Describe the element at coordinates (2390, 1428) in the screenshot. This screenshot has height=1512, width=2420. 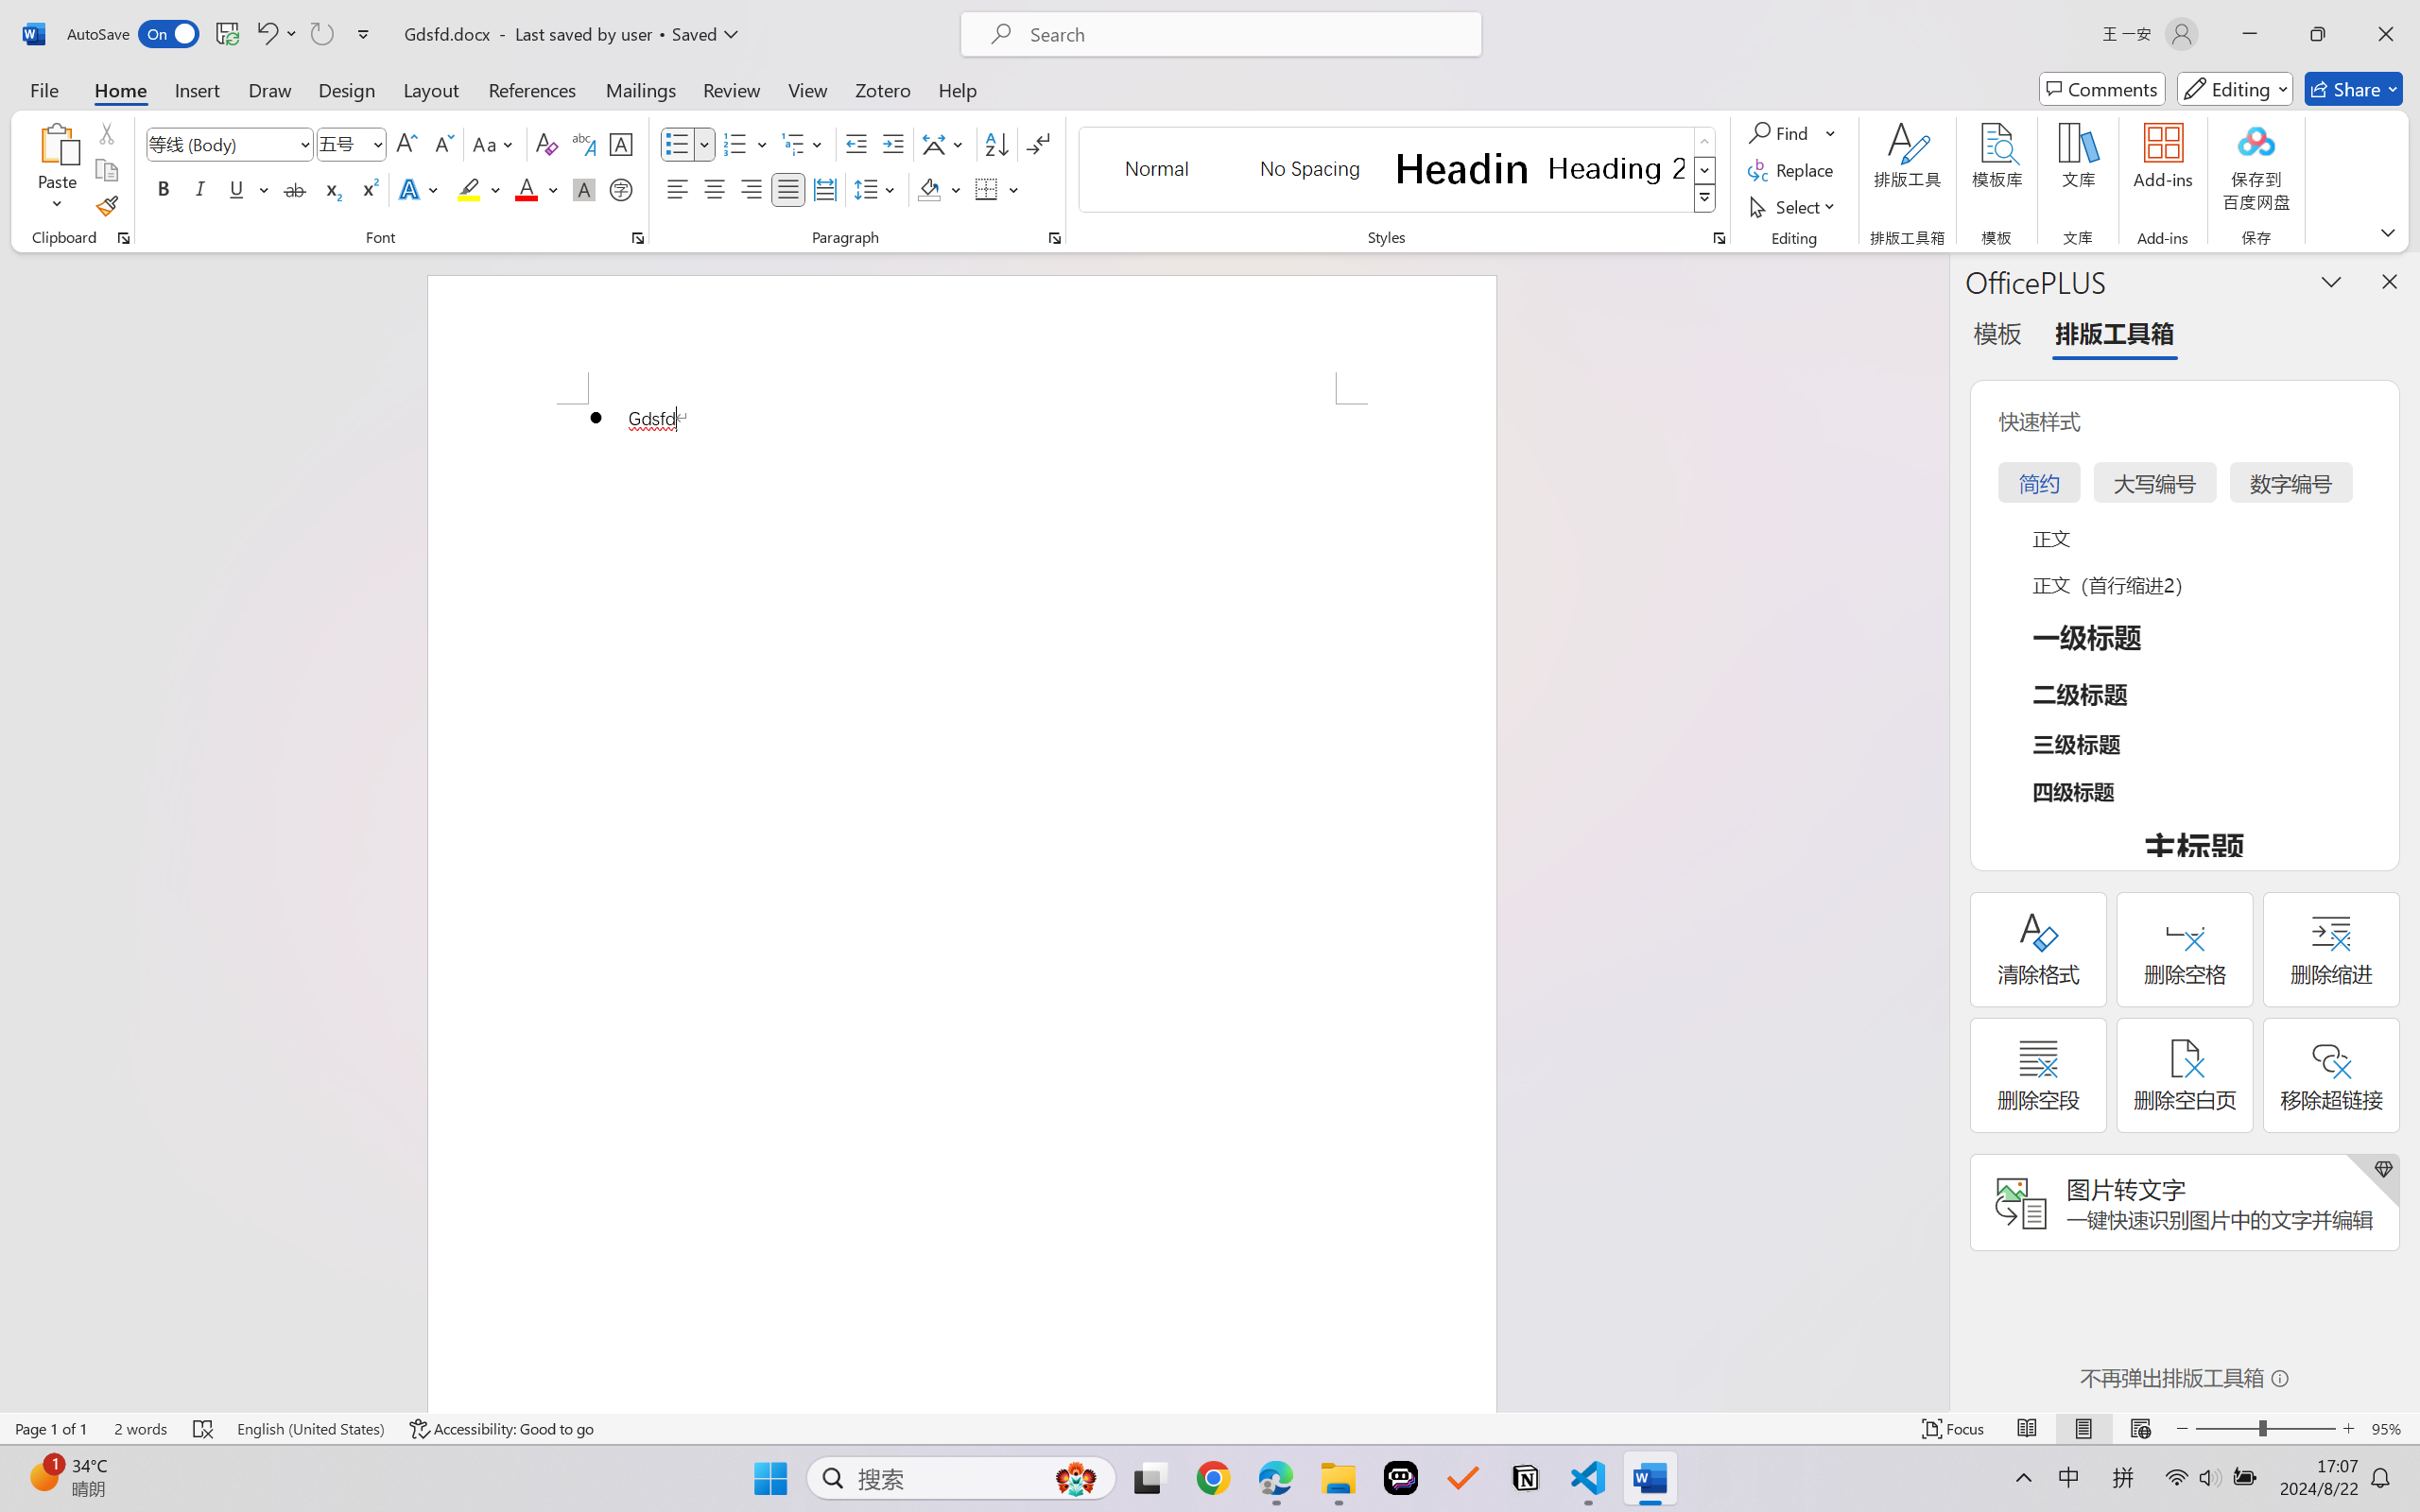
I see `'Zoom 95%'` at that location.